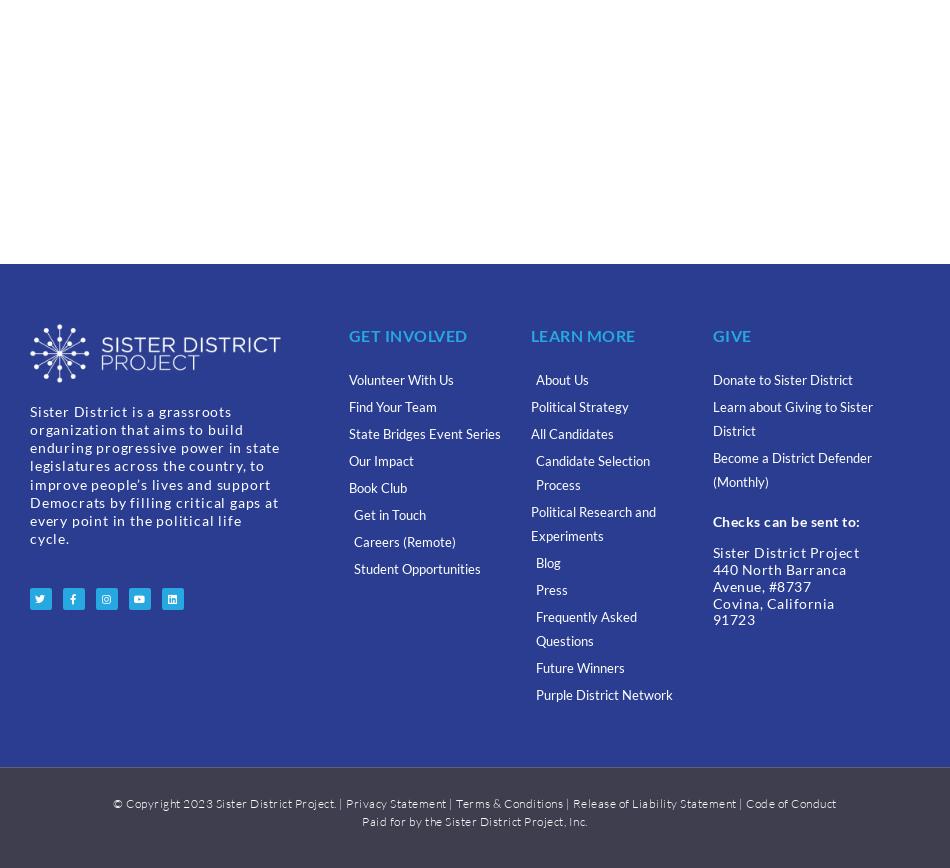  What do you see at coordinates (346, 407) in the screenshot?
I see `'Find Your Team'` at bounding box center [346, 407].